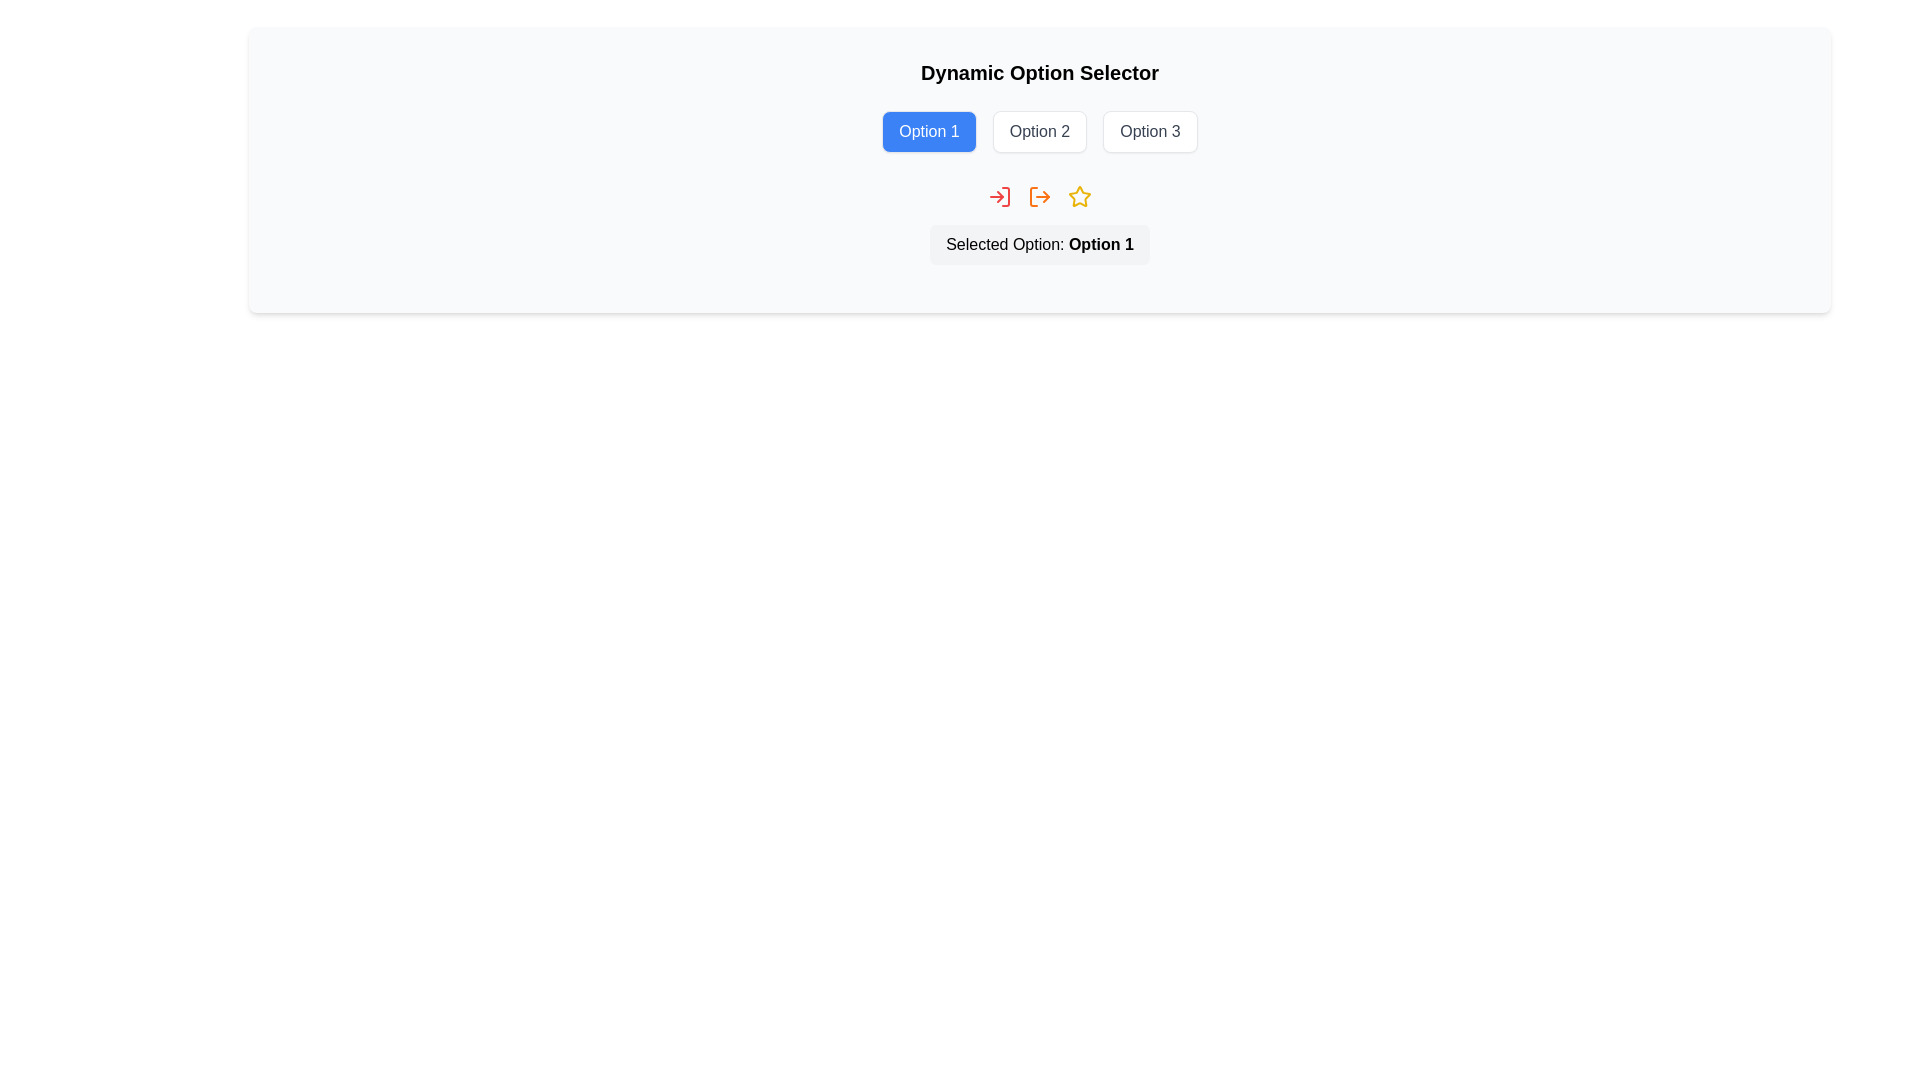  What do you see at coordinates (1038, 131) in the screenshot?
I see `the 'Option 2' button` at bounding box center [1038, 131].